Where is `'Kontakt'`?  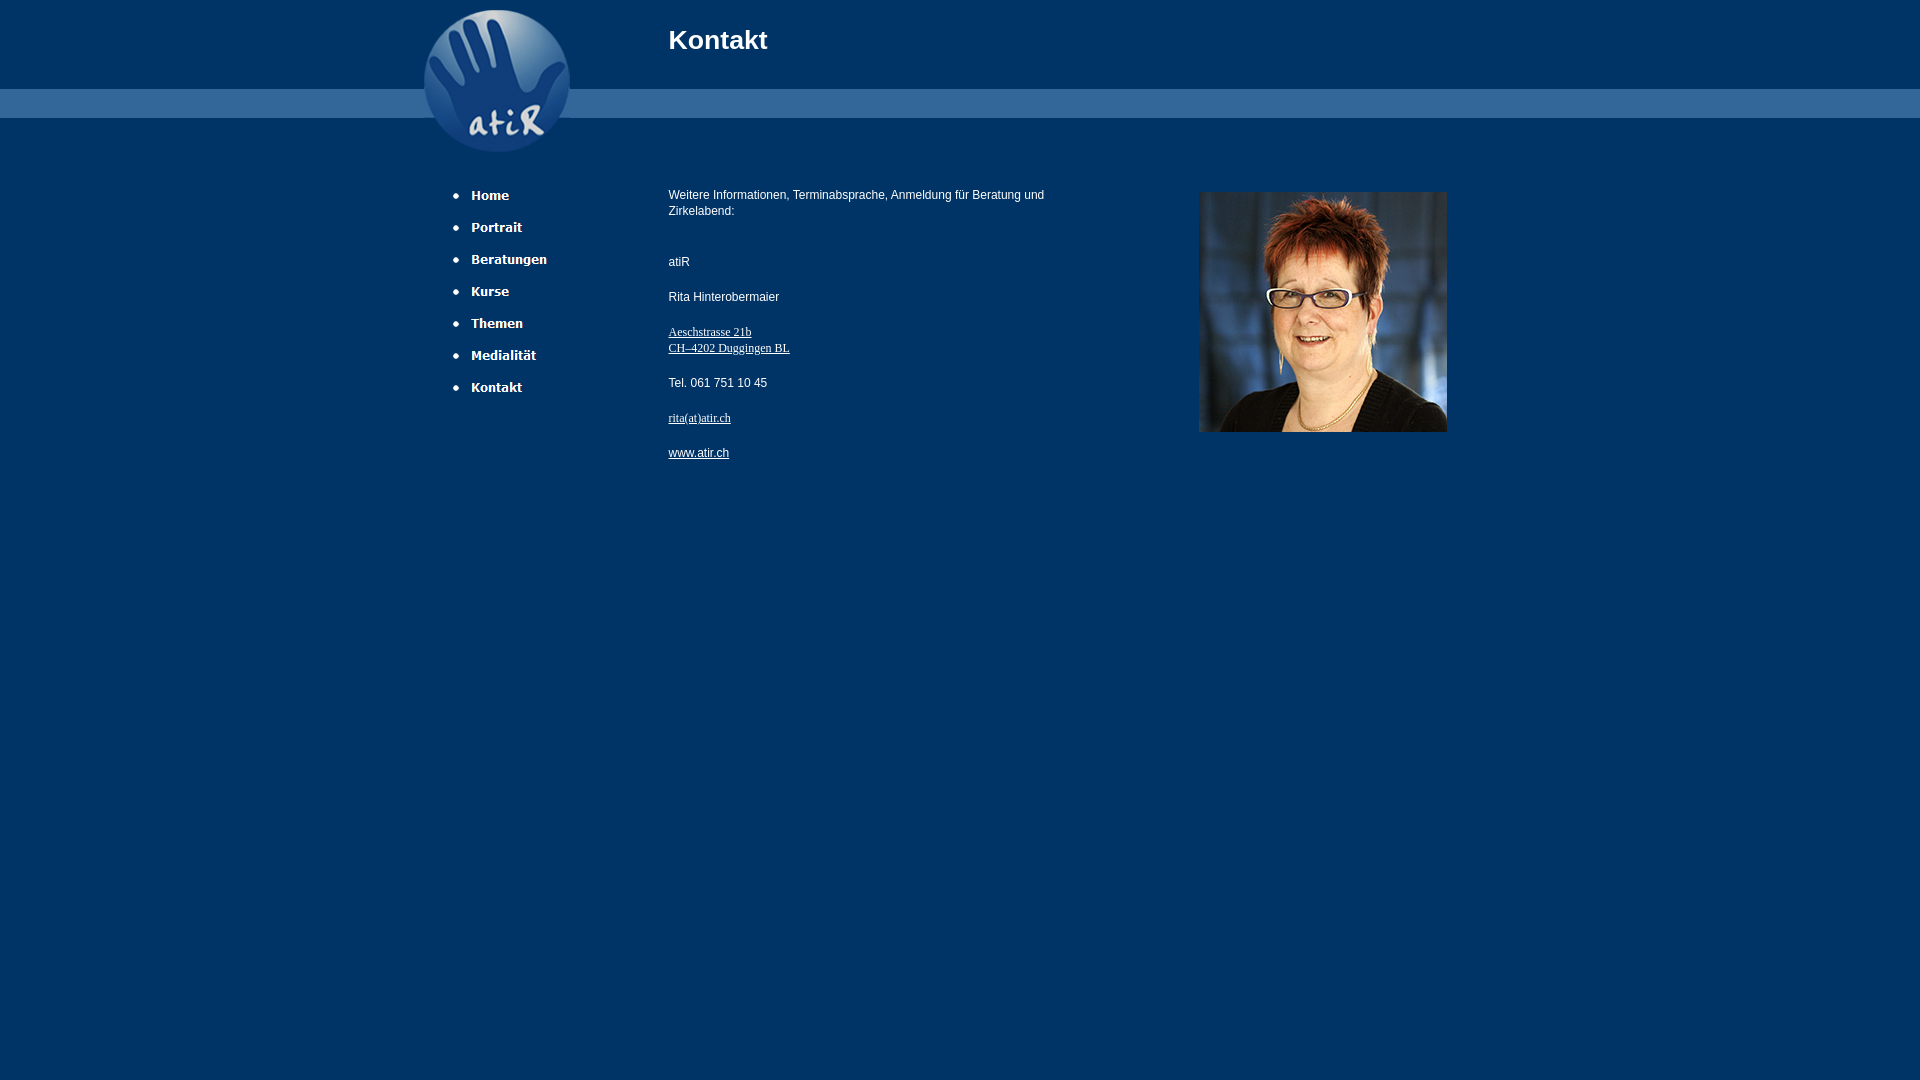
'Kontakt' is located at coordinates (449, 386).